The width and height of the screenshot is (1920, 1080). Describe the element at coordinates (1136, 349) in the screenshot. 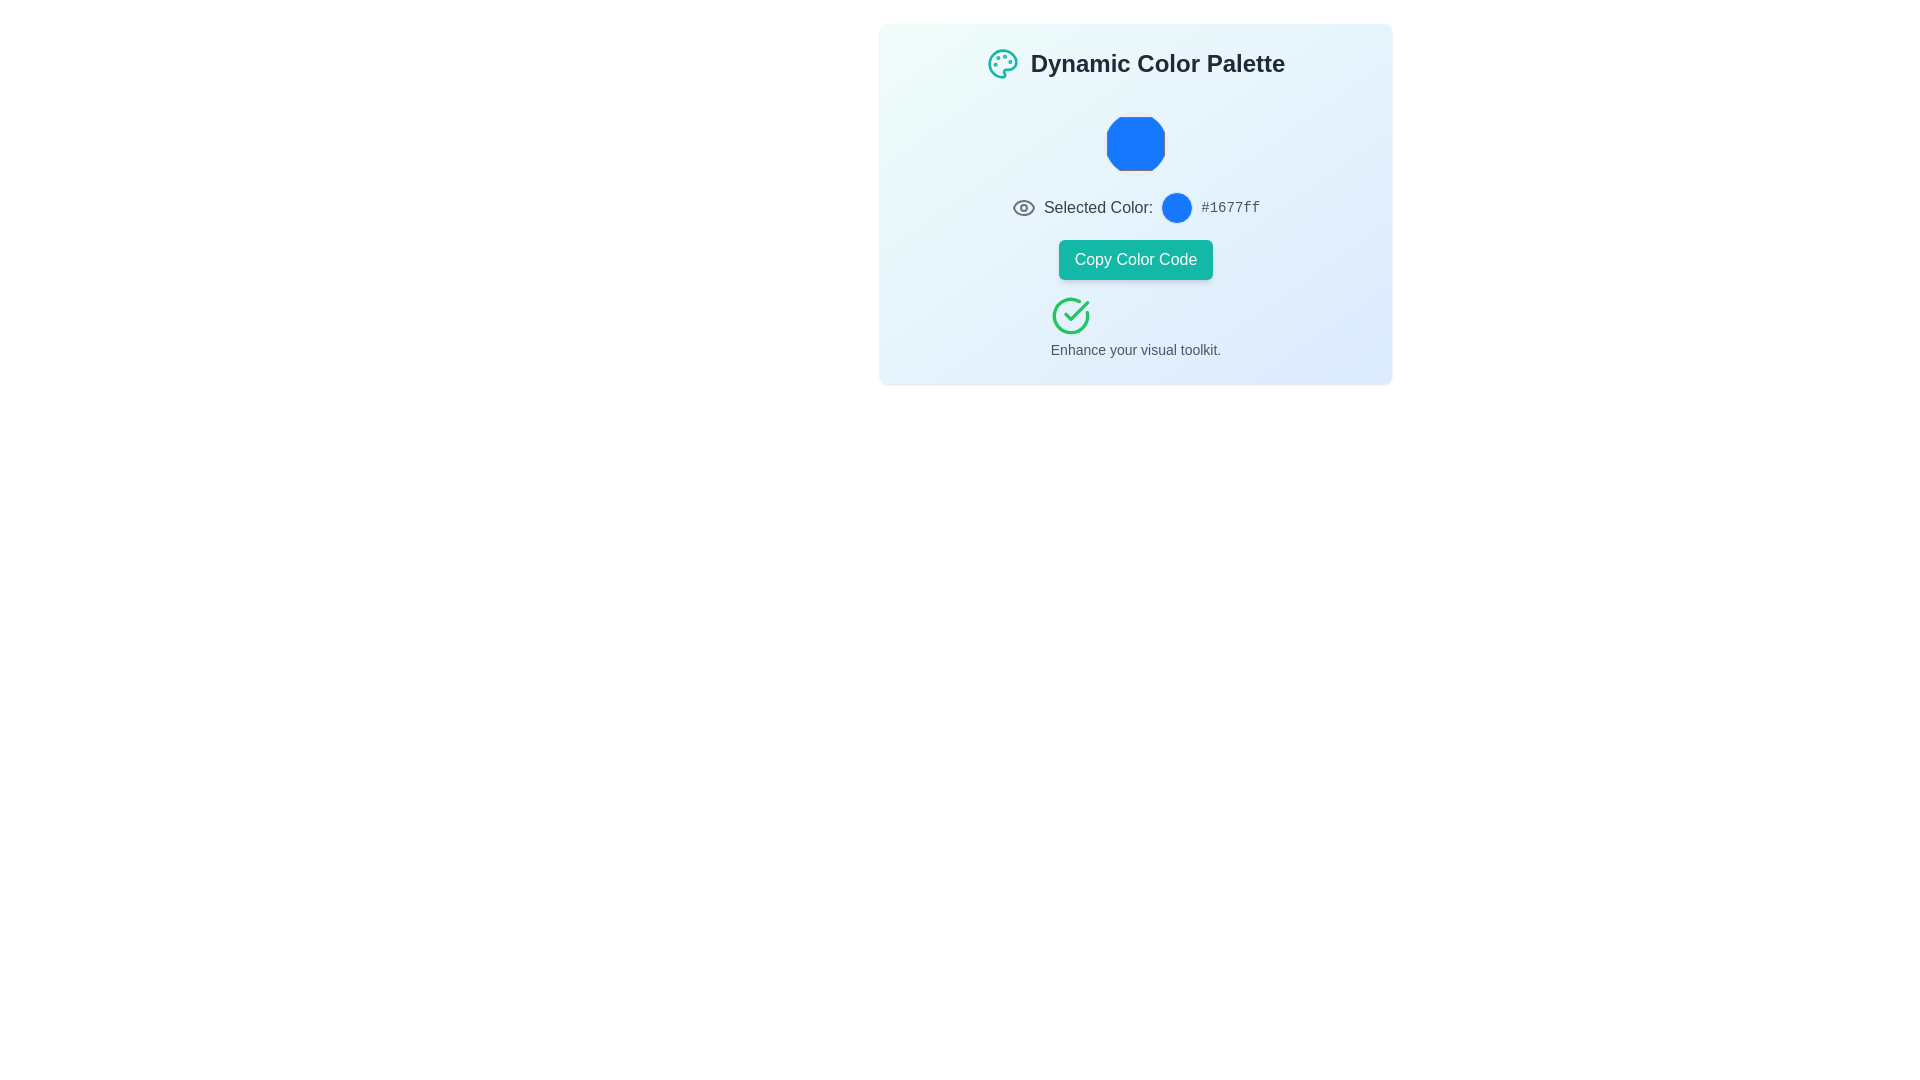

I see `the text label displaying 'Enhance your visual toolkit.' in gray font, located at the bottom of the 'Dynamic Color Palette' section` at that location.